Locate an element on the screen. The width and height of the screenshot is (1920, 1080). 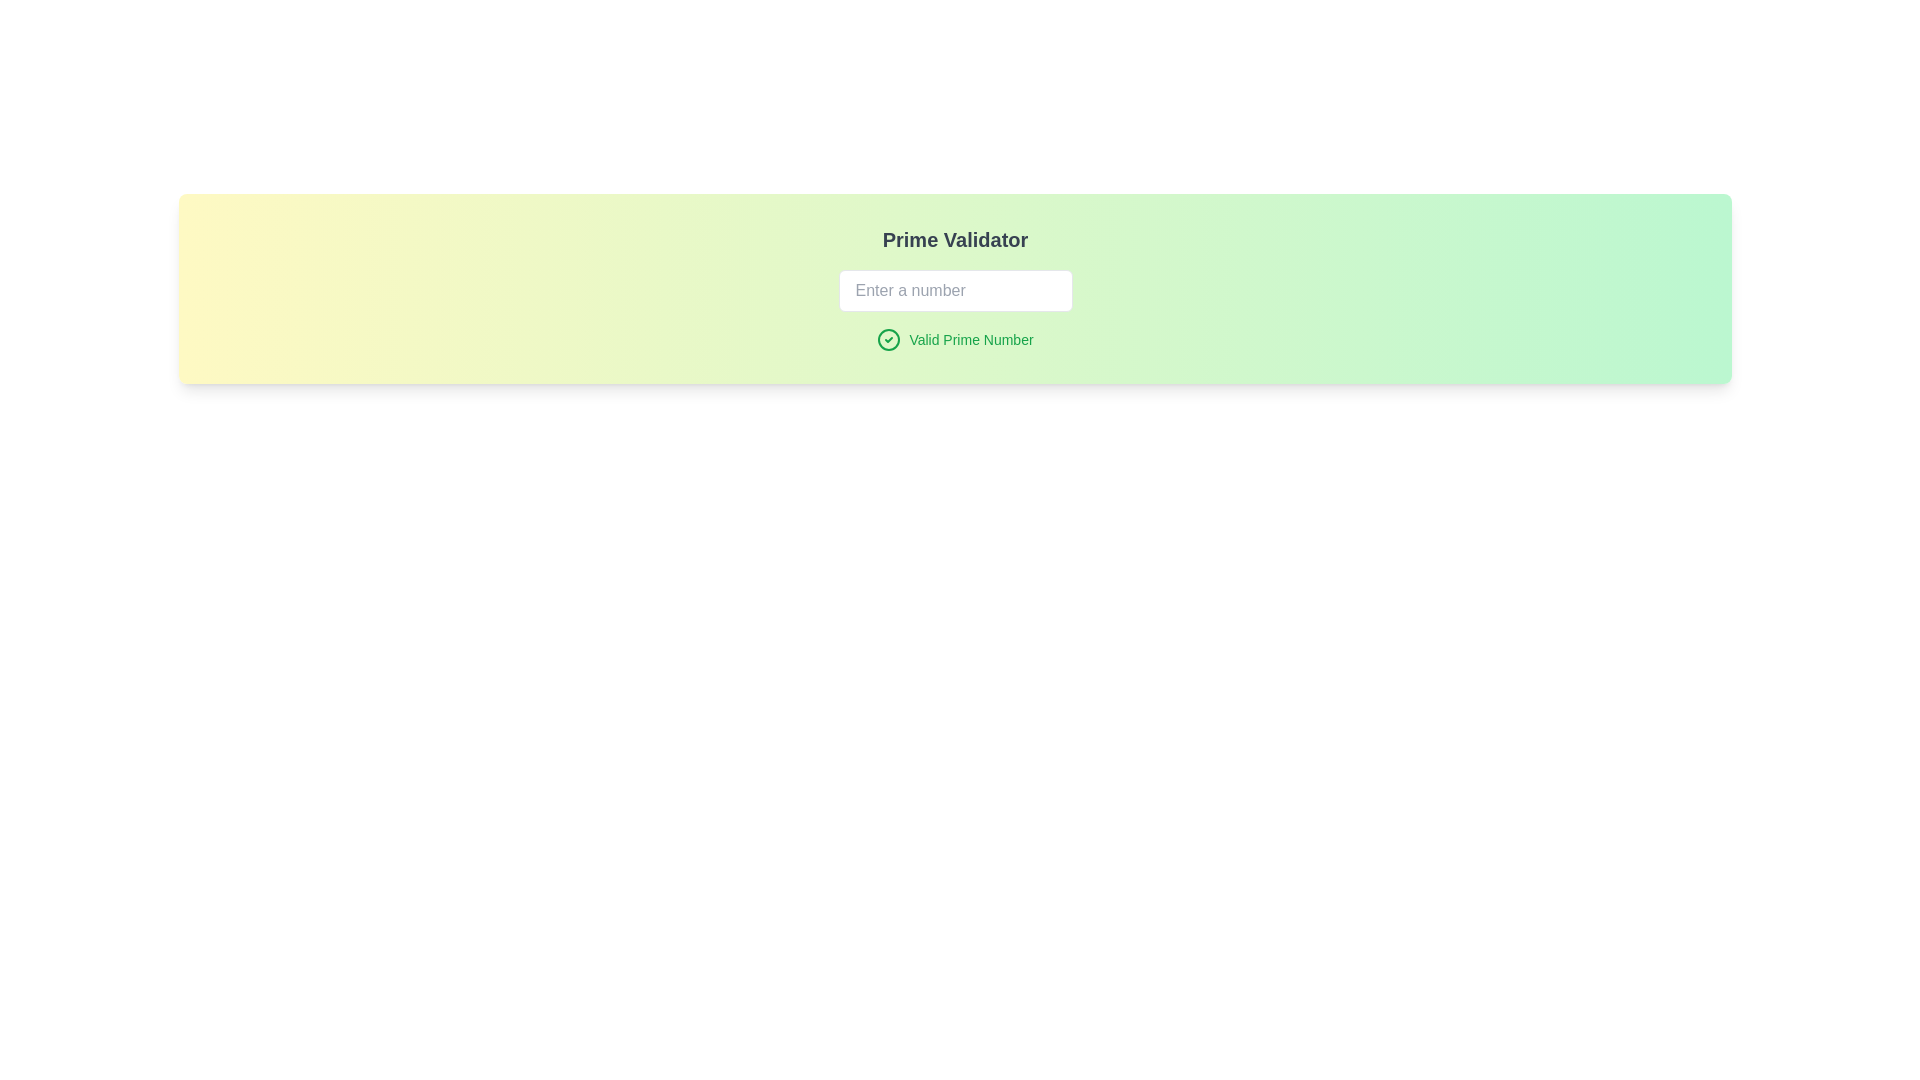
the circular icon featuring a green checkmark, which indicates a successful status and precedes the text 'Valid Prime Number.' is located at coordinates (888, 338).